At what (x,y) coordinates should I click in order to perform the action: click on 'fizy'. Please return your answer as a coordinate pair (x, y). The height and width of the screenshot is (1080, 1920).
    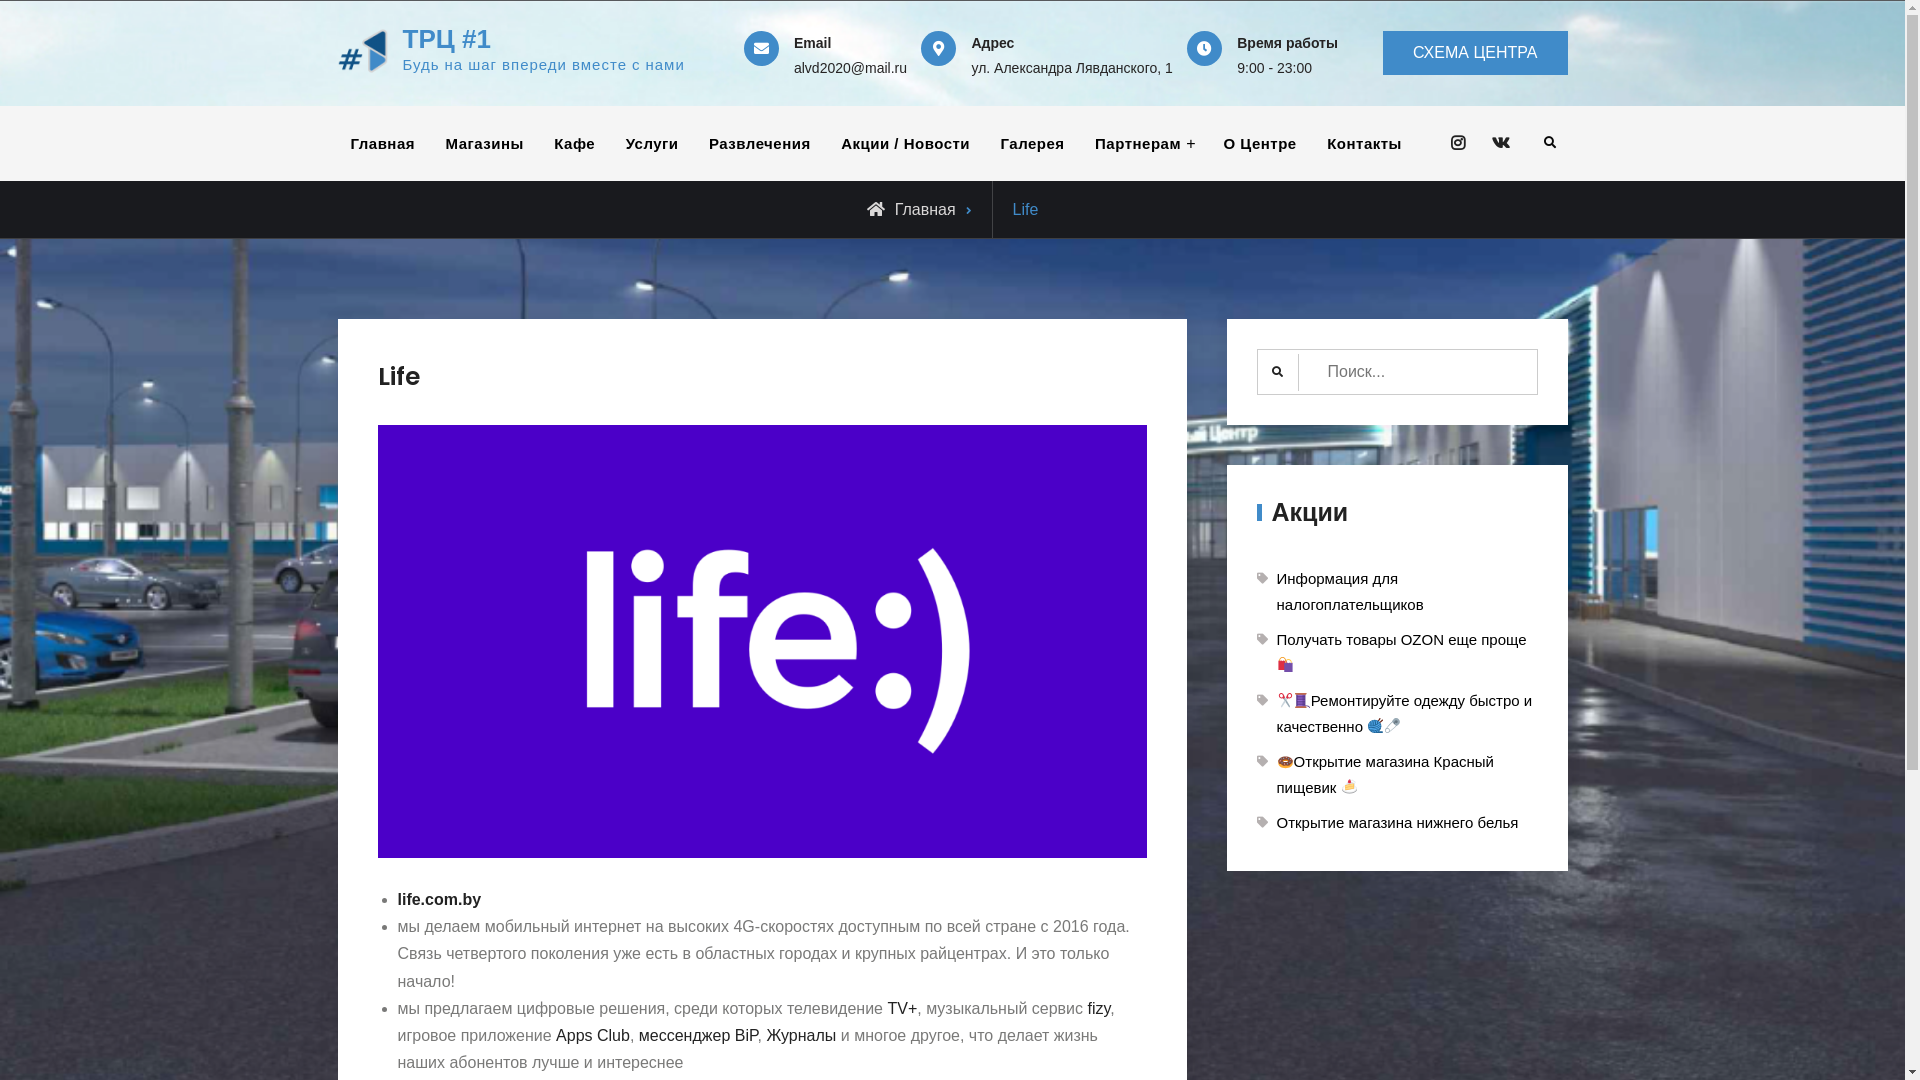
    Looking at the image, I should click on (1097, 1008).